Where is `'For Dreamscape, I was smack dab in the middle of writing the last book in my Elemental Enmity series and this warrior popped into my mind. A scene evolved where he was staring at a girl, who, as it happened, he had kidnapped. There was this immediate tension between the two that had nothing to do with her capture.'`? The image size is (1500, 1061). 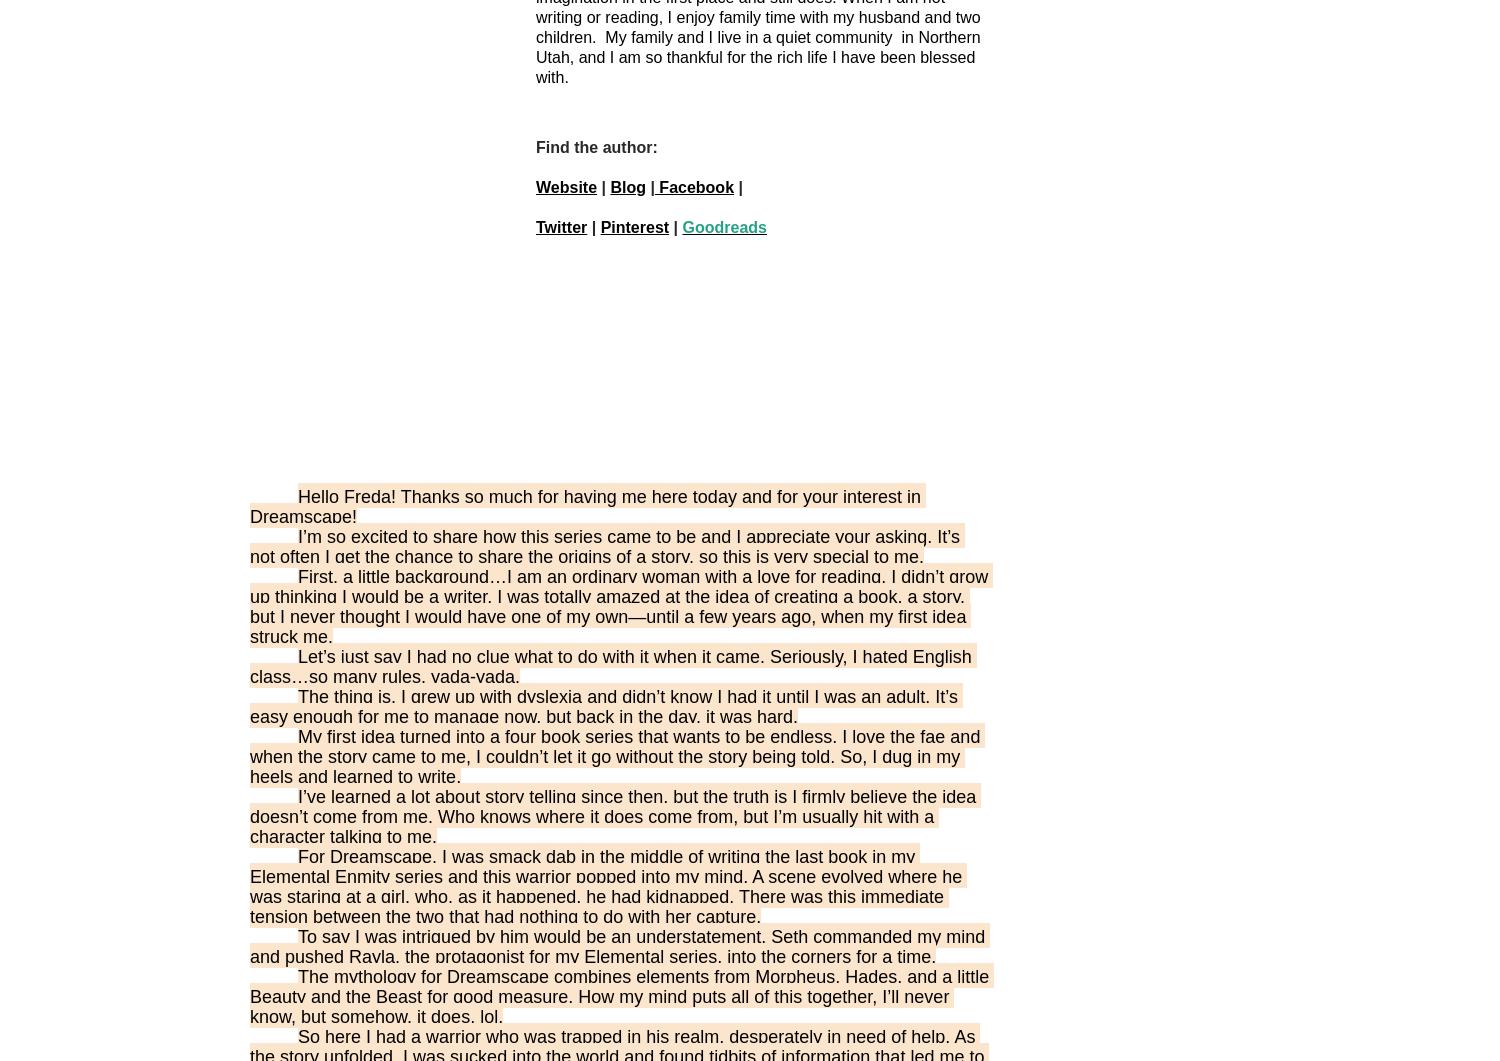 'For Dreamscape, I was smack dab in the middle of writing the last book in my Elemental Enmity series and this warrior popped into my mind. A scene evolved where he was staring at a girl, who, as it happened, he had kidnapped. There was this immediate tension between the two that had nothing to do with her capture.' is located at coordinates (607, 885).